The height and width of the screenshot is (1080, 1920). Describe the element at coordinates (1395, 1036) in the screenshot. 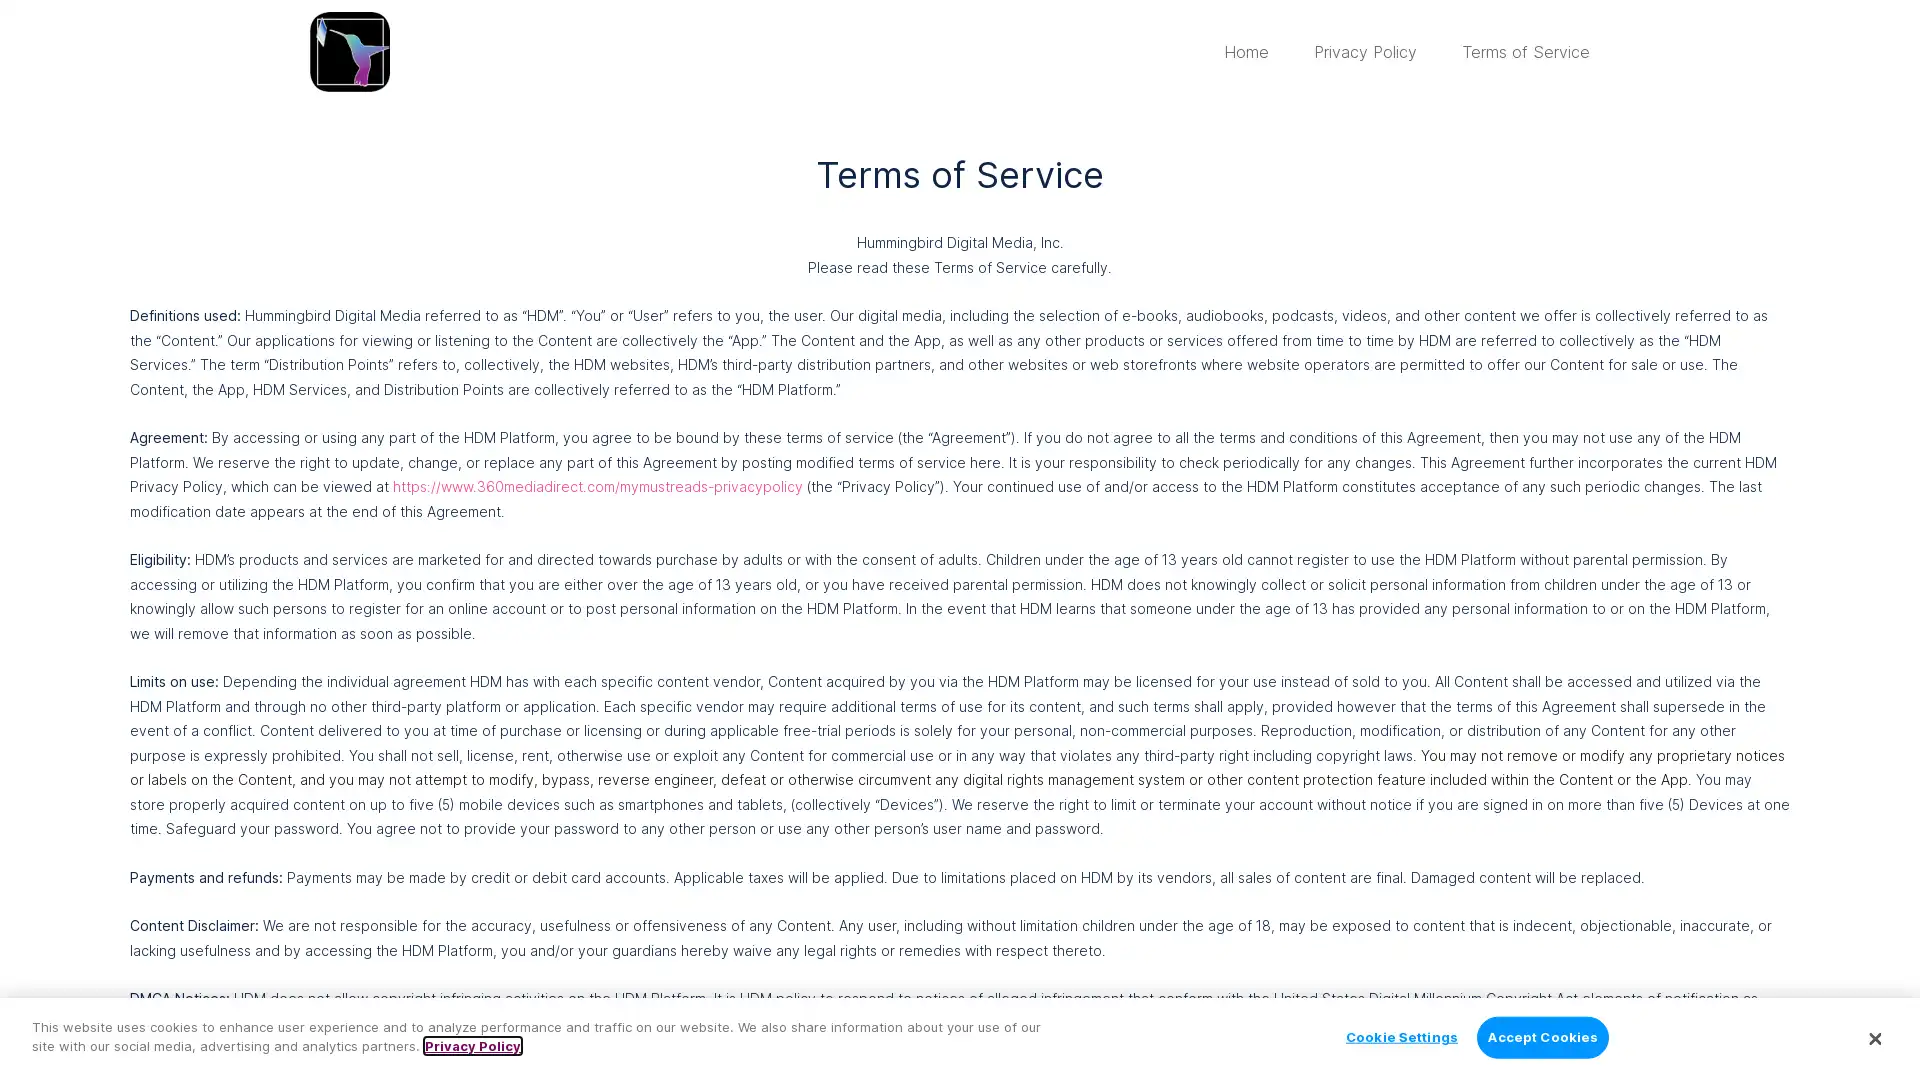

I see `Cookie Settings` at that location.